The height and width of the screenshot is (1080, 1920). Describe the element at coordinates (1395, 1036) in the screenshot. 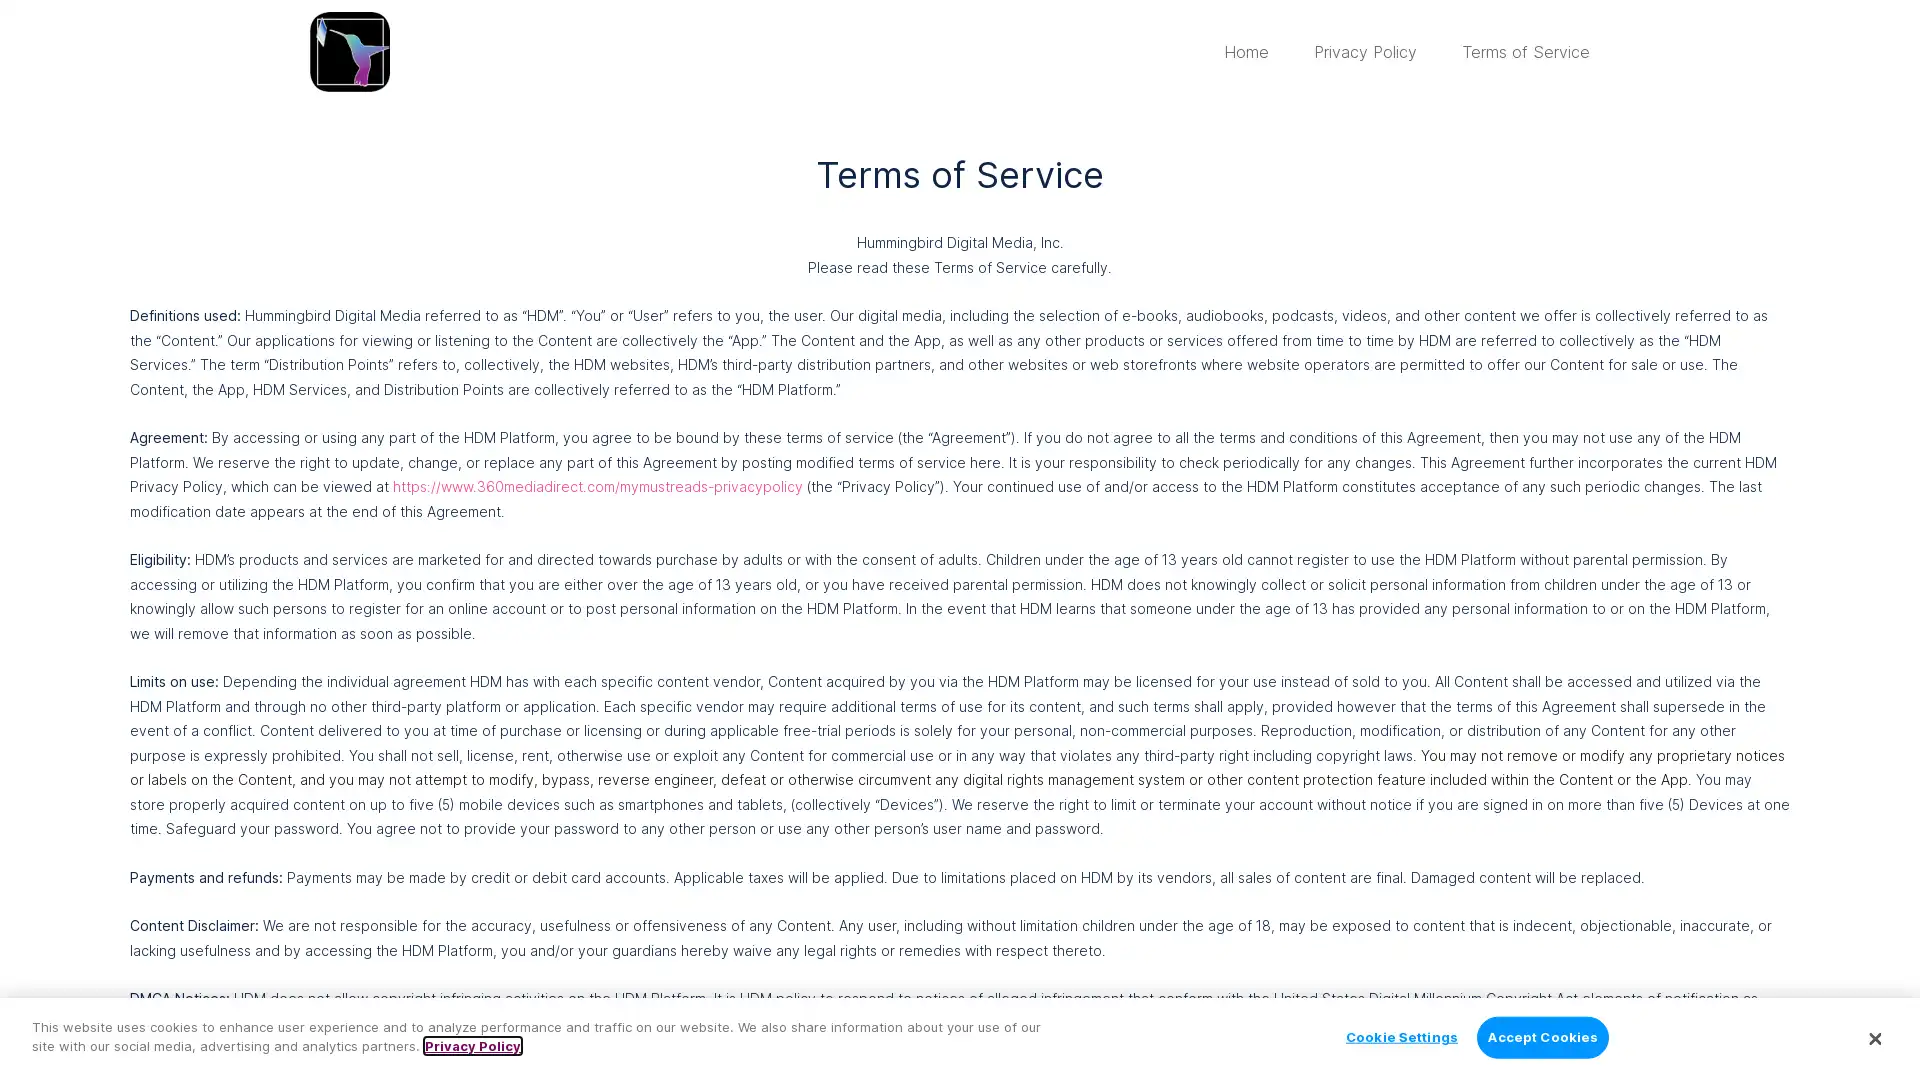

I see `Cookie Settings` at that location.